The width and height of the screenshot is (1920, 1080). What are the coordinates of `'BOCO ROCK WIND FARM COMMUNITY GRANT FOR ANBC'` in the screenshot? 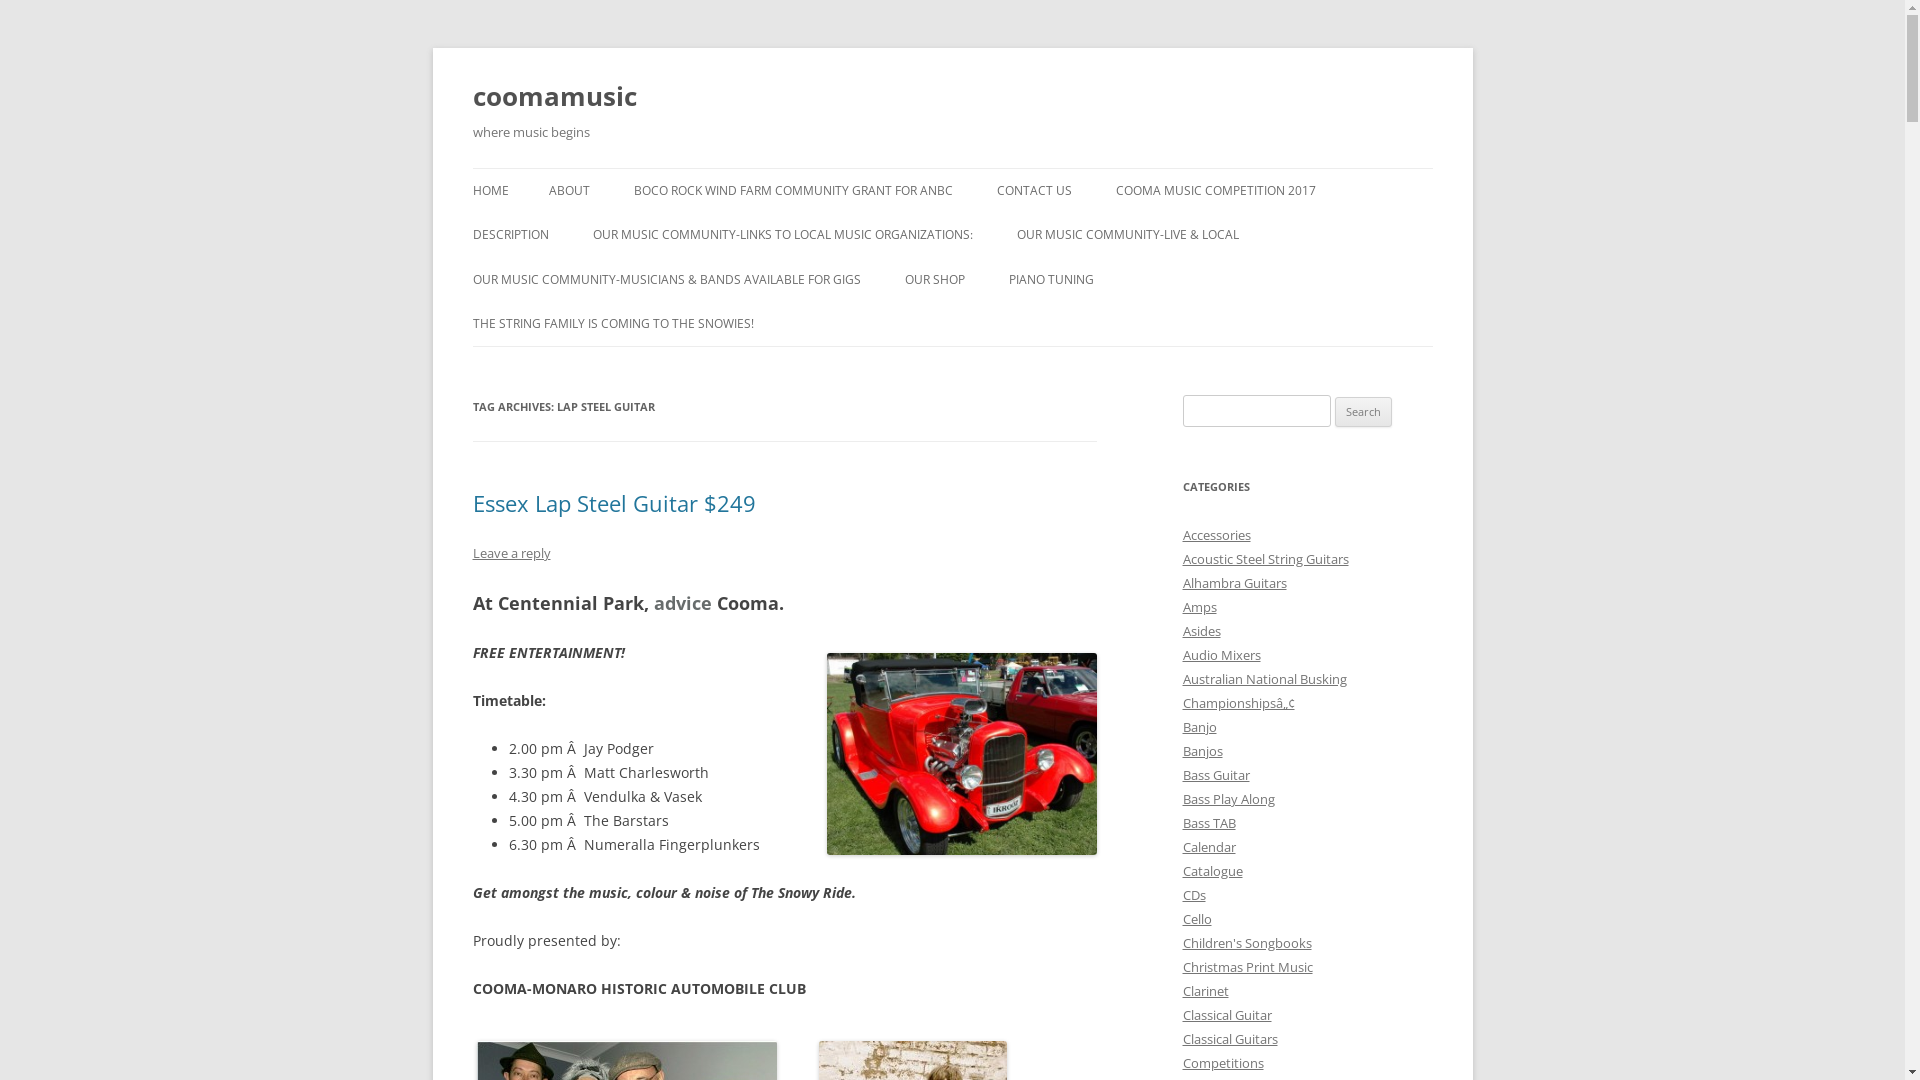 It's located at (792, 191).